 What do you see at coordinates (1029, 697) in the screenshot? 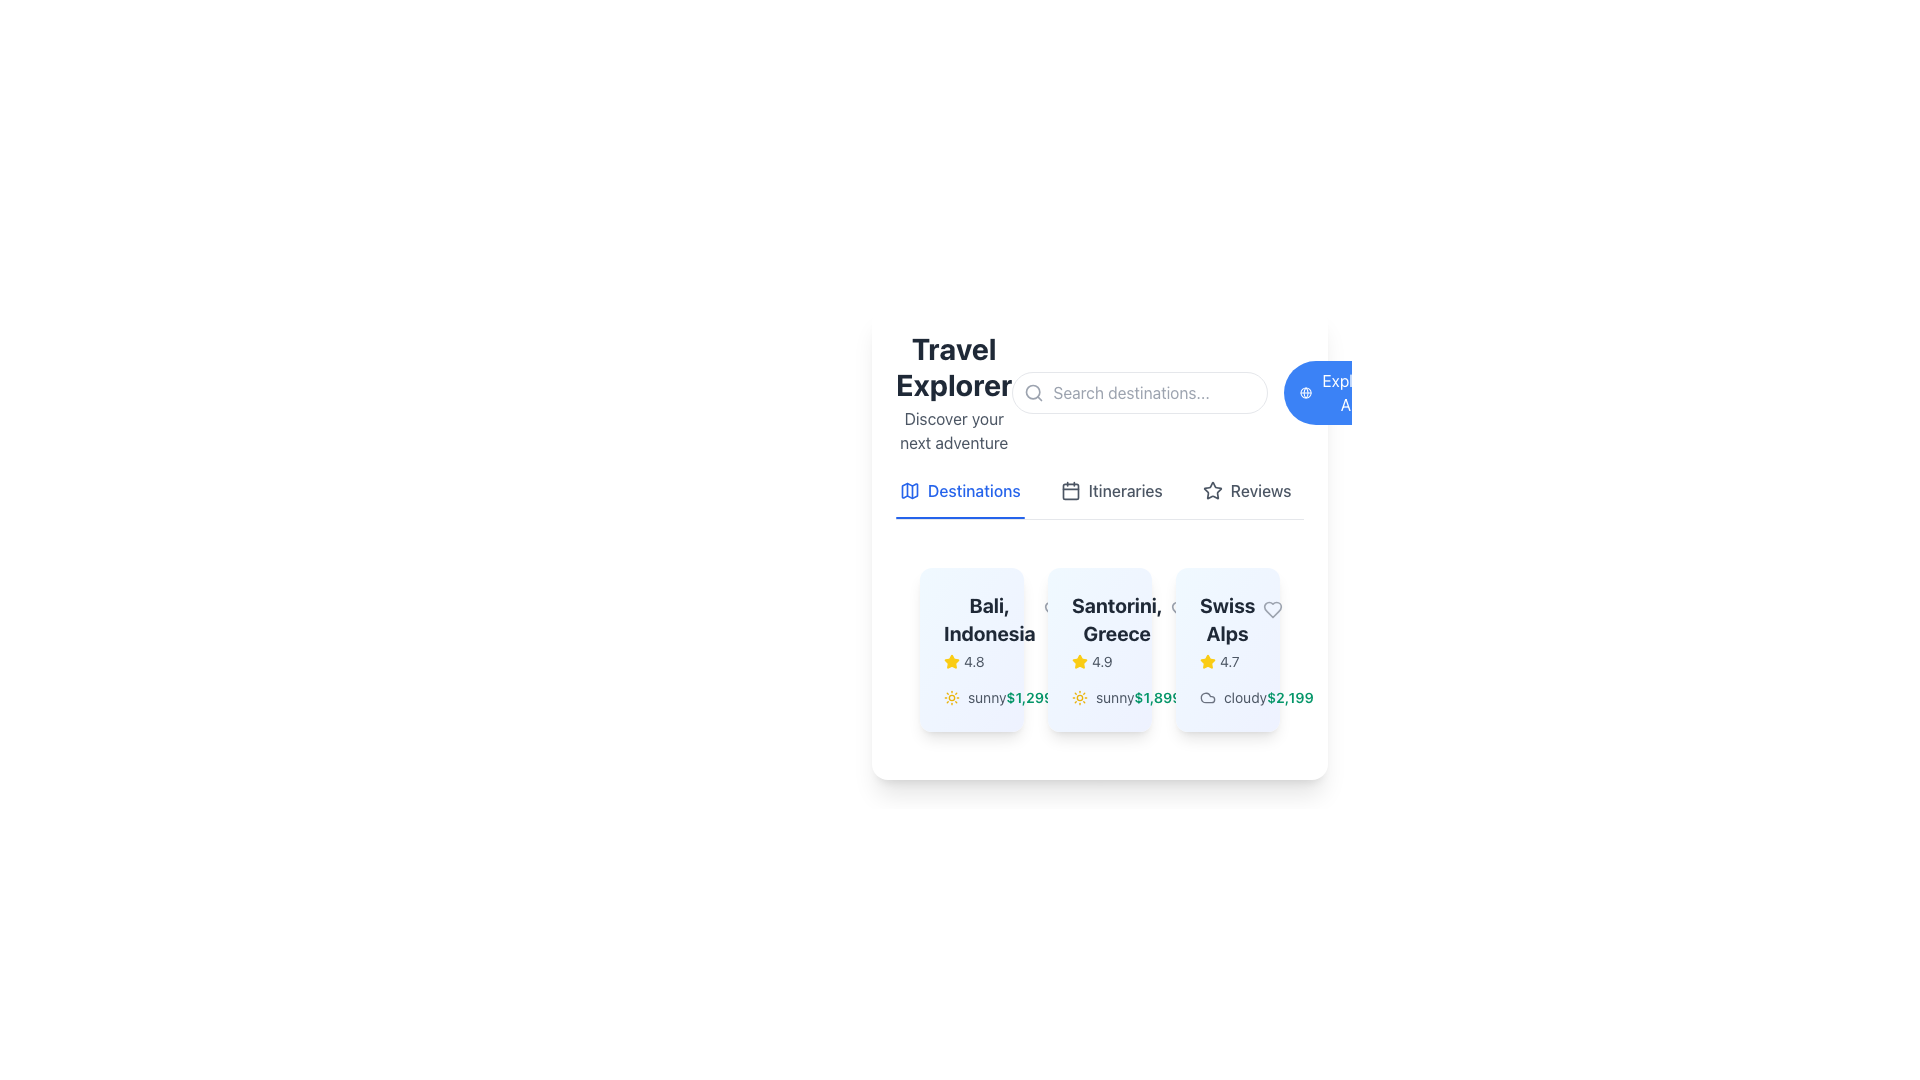
I see `the stylized text label displaying the price '$1,299' in bold, green font, located near the text description 'sunny' in the lower section of the card labeled 'Bali, Indonesia'` at bounding box center [1029, 697].